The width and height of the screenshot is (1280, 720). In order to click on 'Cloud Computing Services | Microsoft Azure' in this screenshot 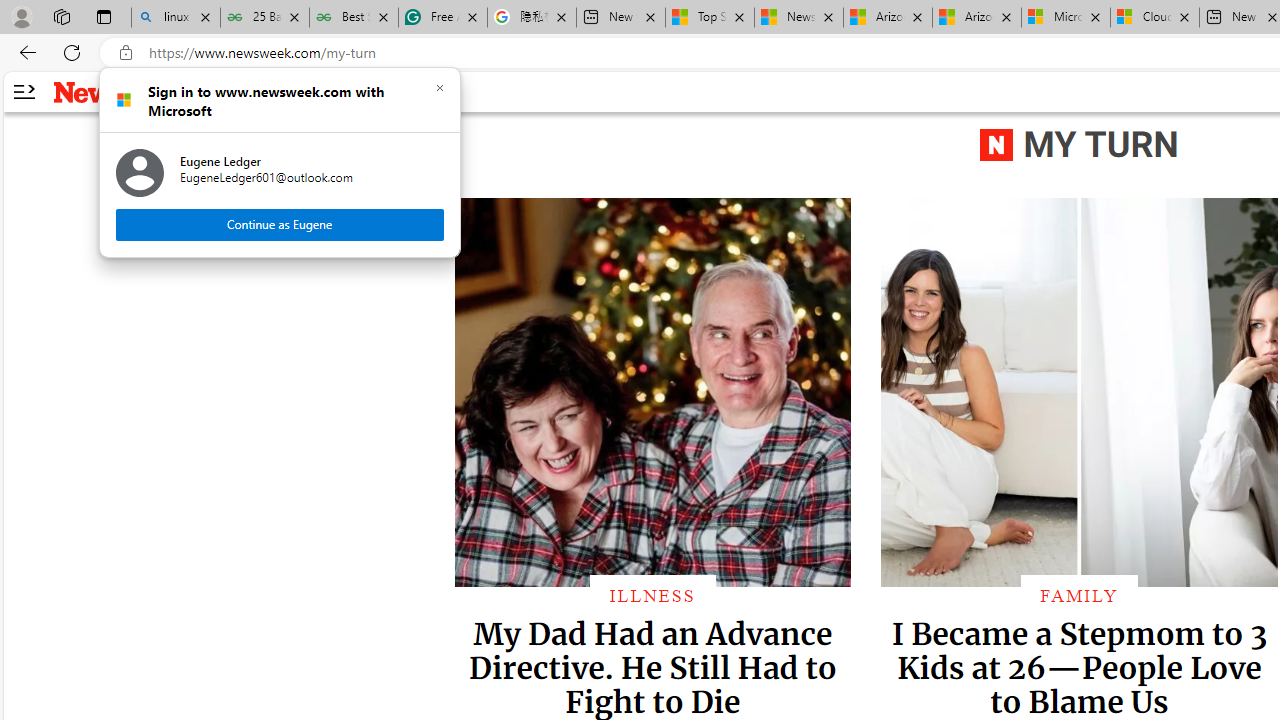, I will do `click(1155, 17)`.